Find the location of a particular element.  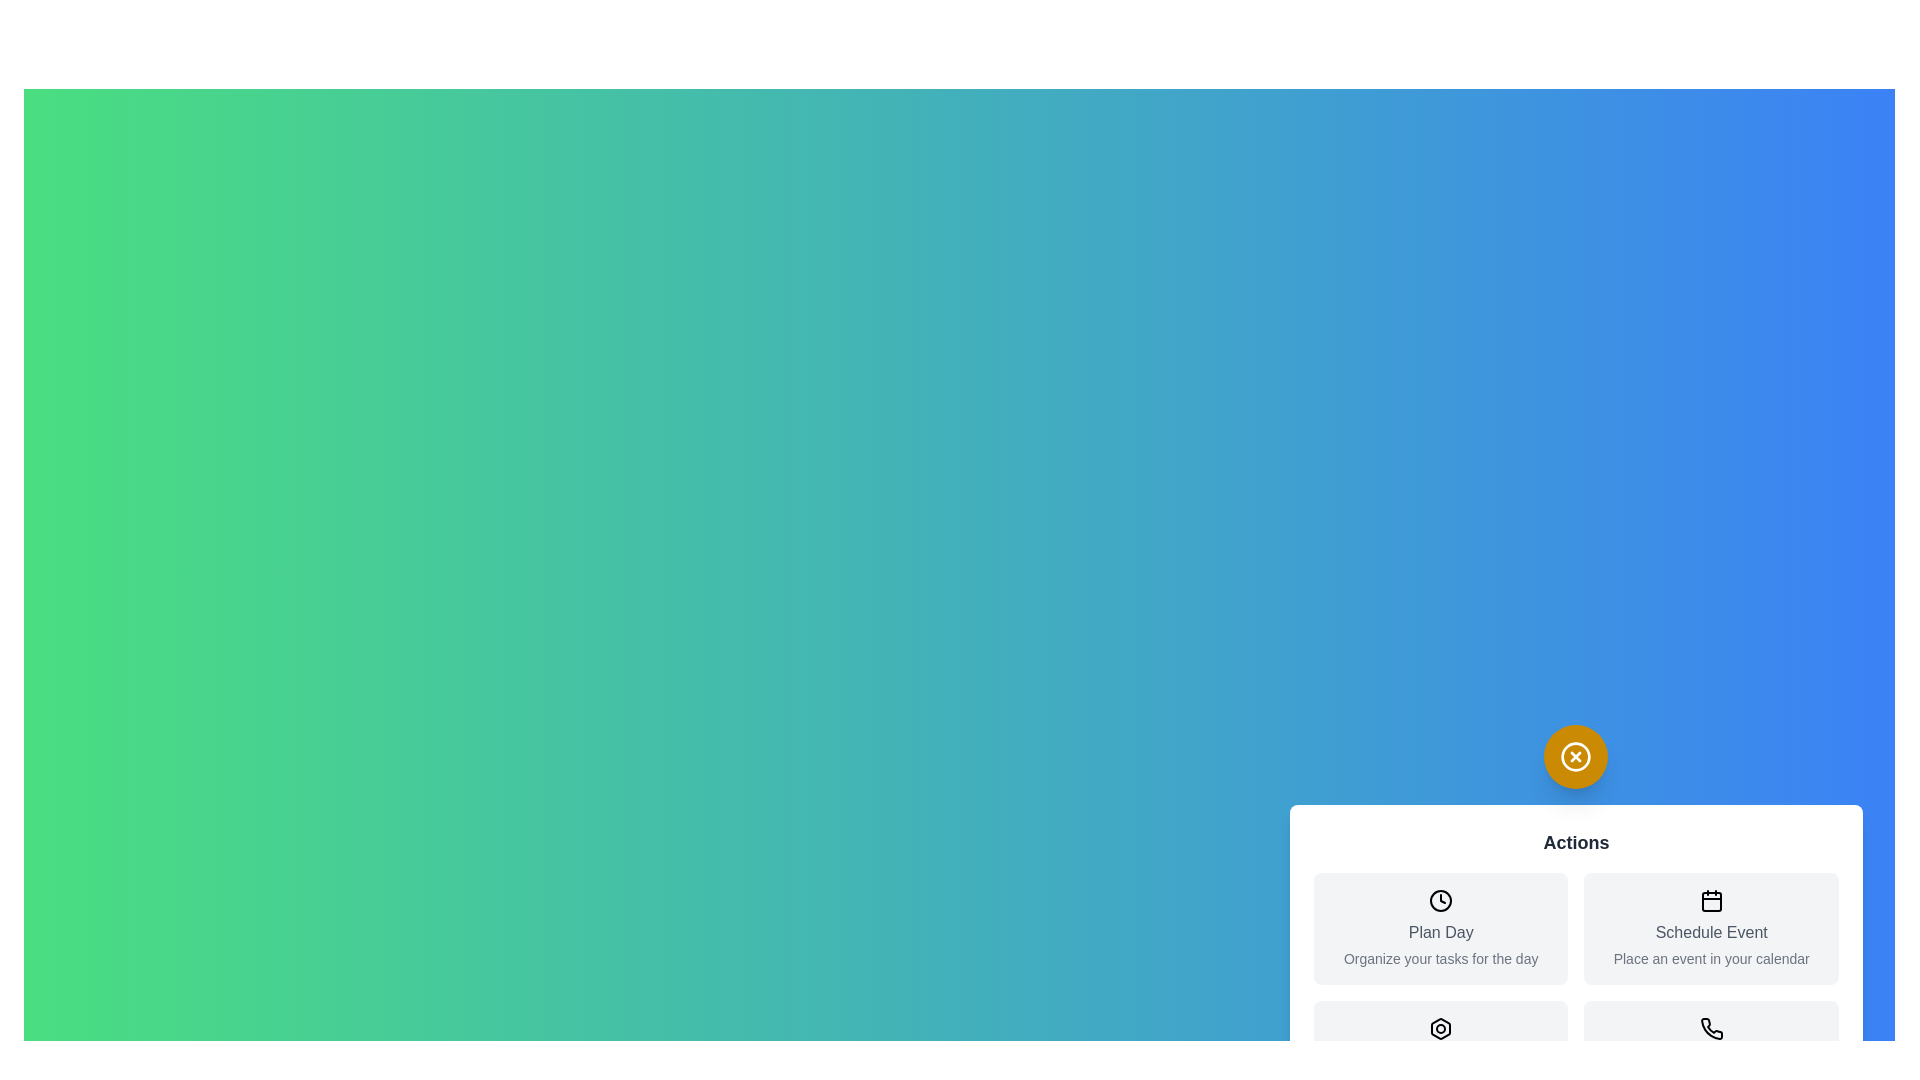

the action item Plan Day from the menu is located at coordinates (1440, 929).